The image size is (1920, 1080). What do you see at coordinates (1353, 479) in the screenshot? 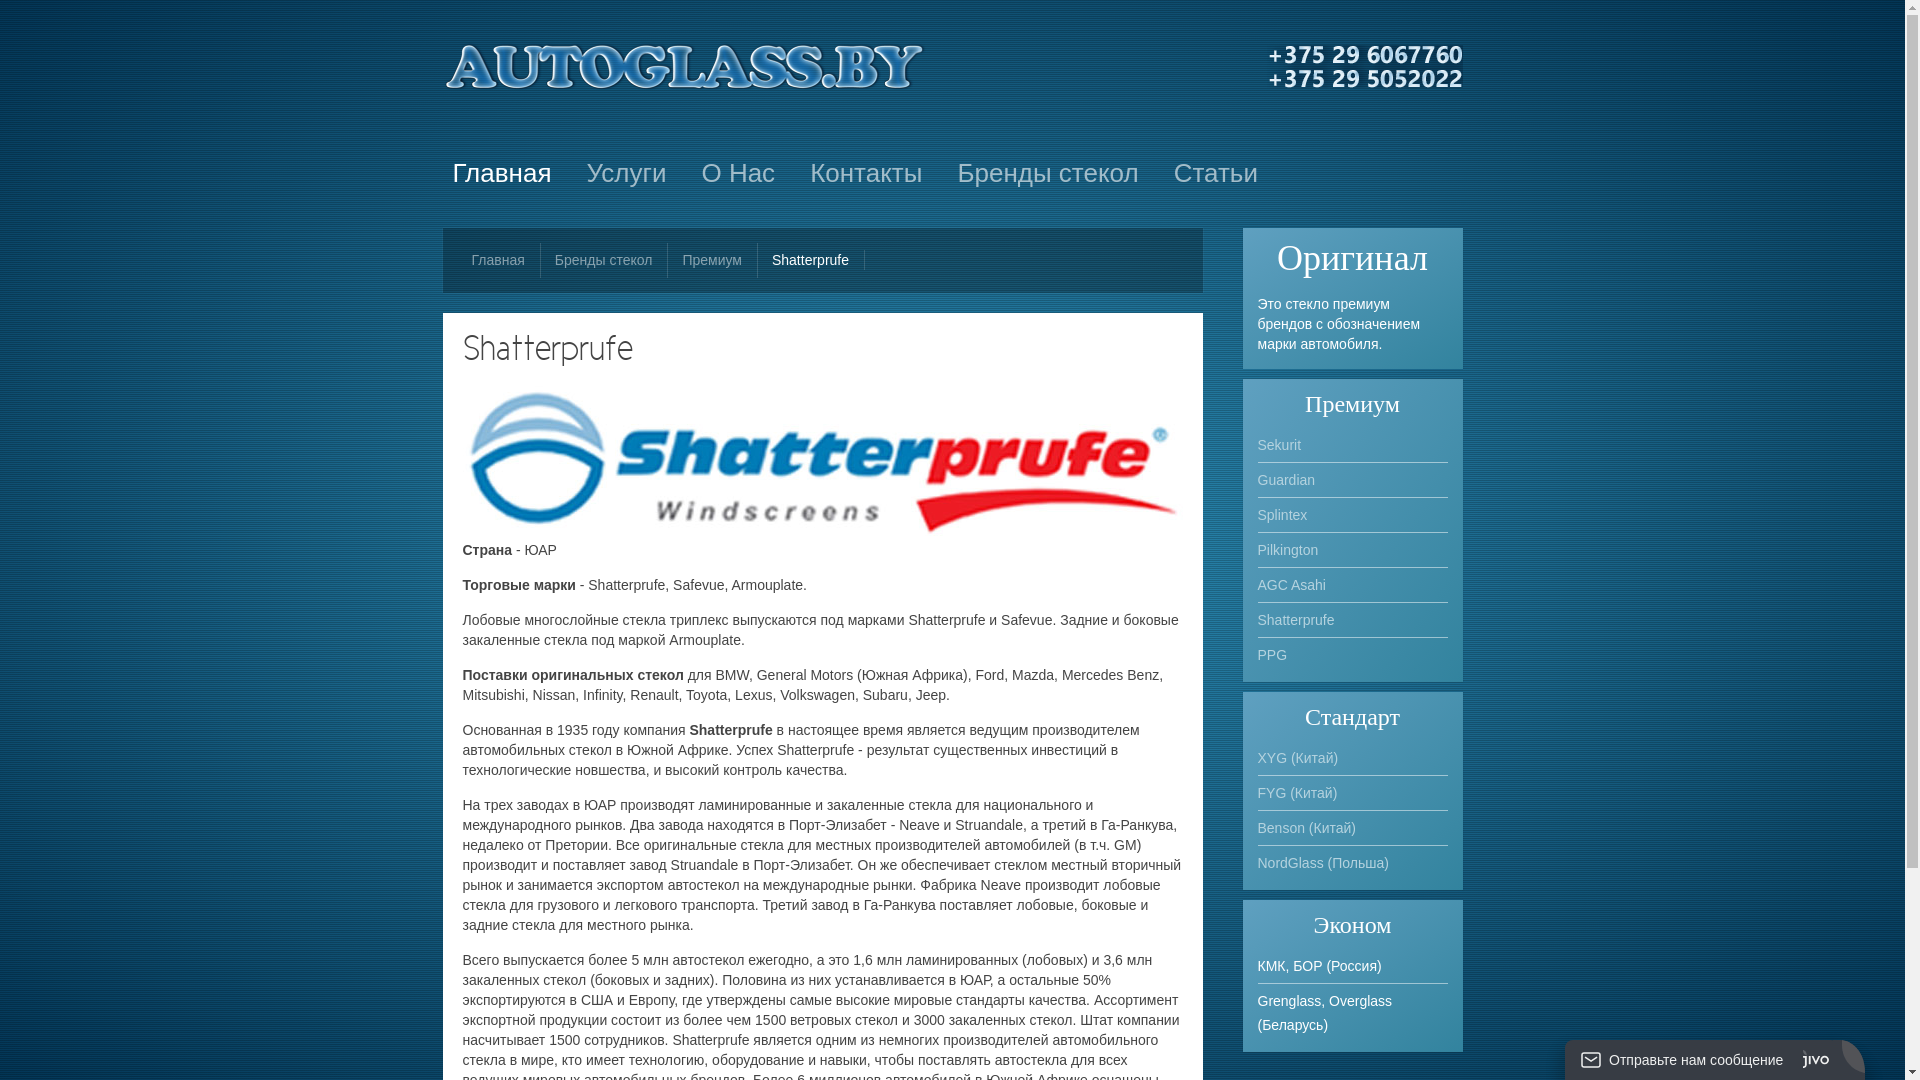
I see `'Guardian'` at bounding box center [1353, 479].